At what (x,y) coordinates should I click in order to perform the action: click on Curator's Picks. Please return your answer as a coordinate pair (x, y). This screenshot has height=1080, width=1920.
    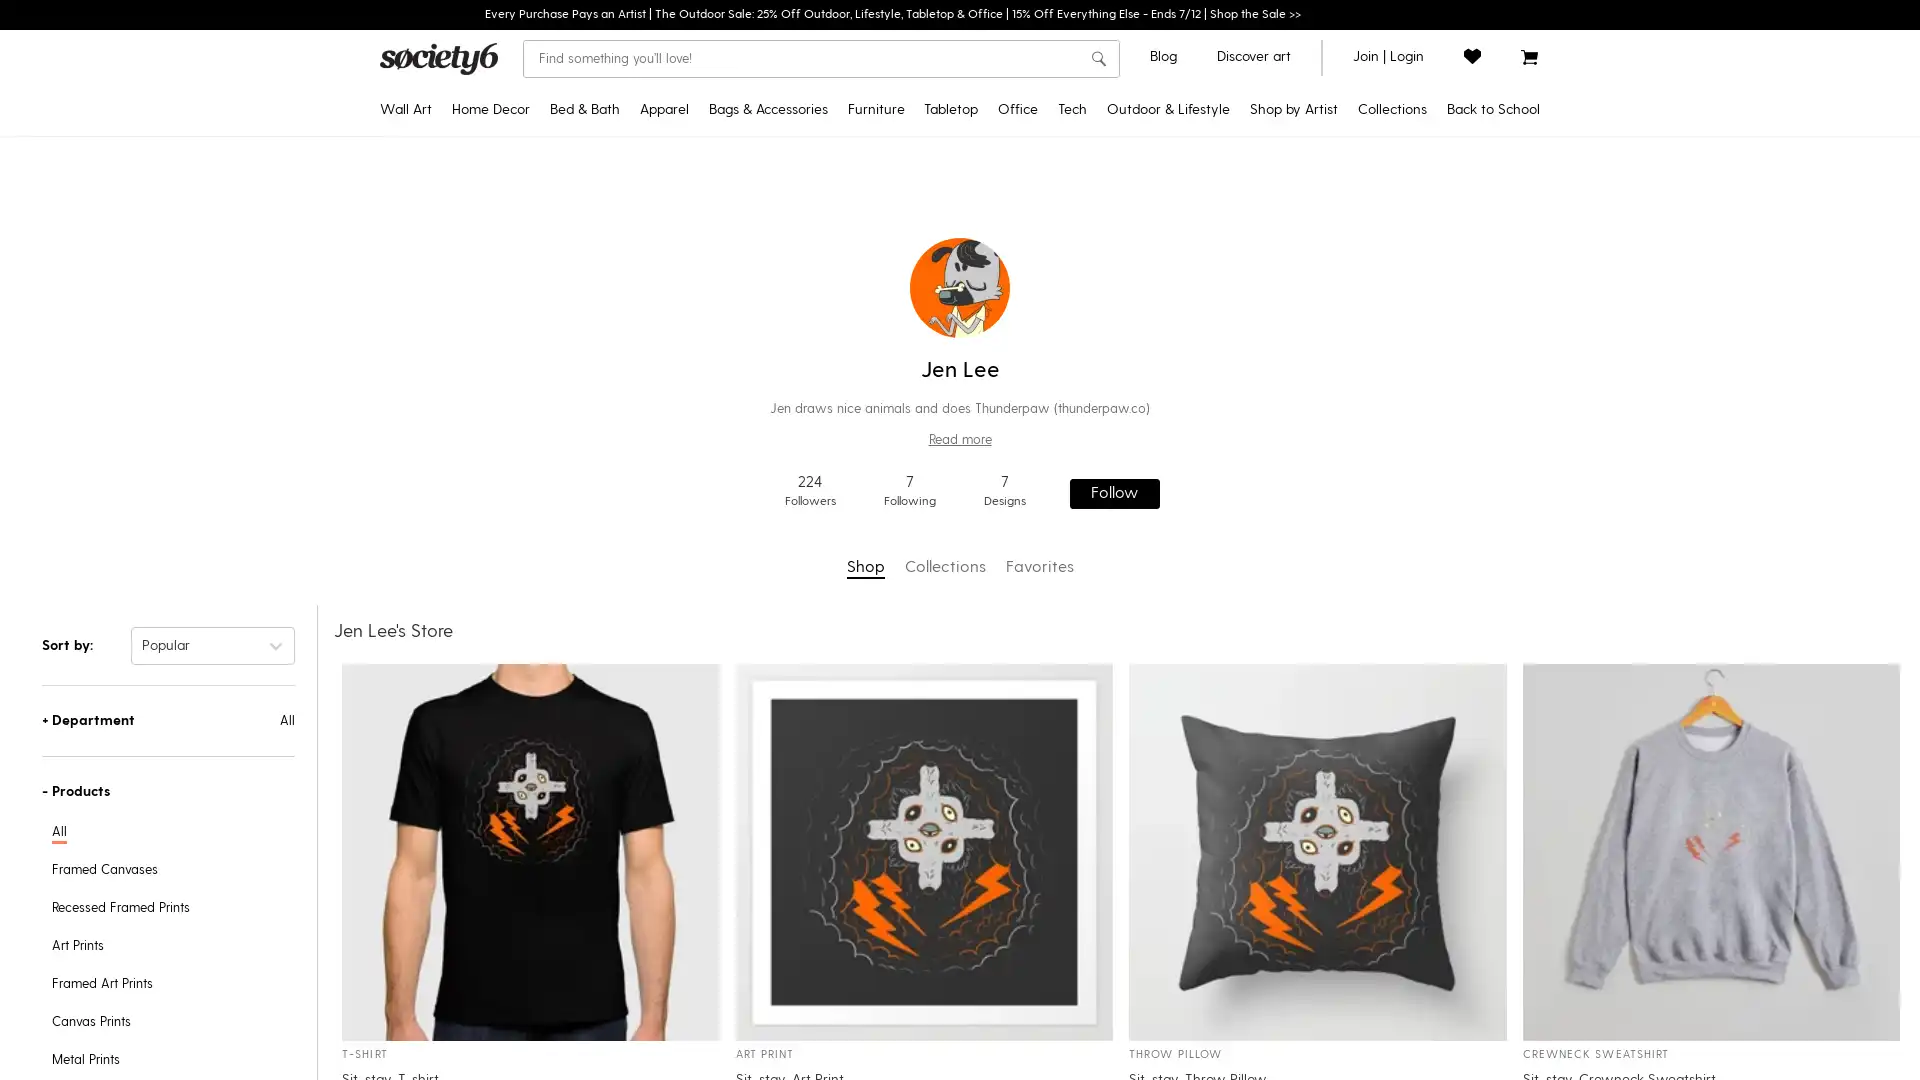
    Looking at the image, I should click on (1239, 482).